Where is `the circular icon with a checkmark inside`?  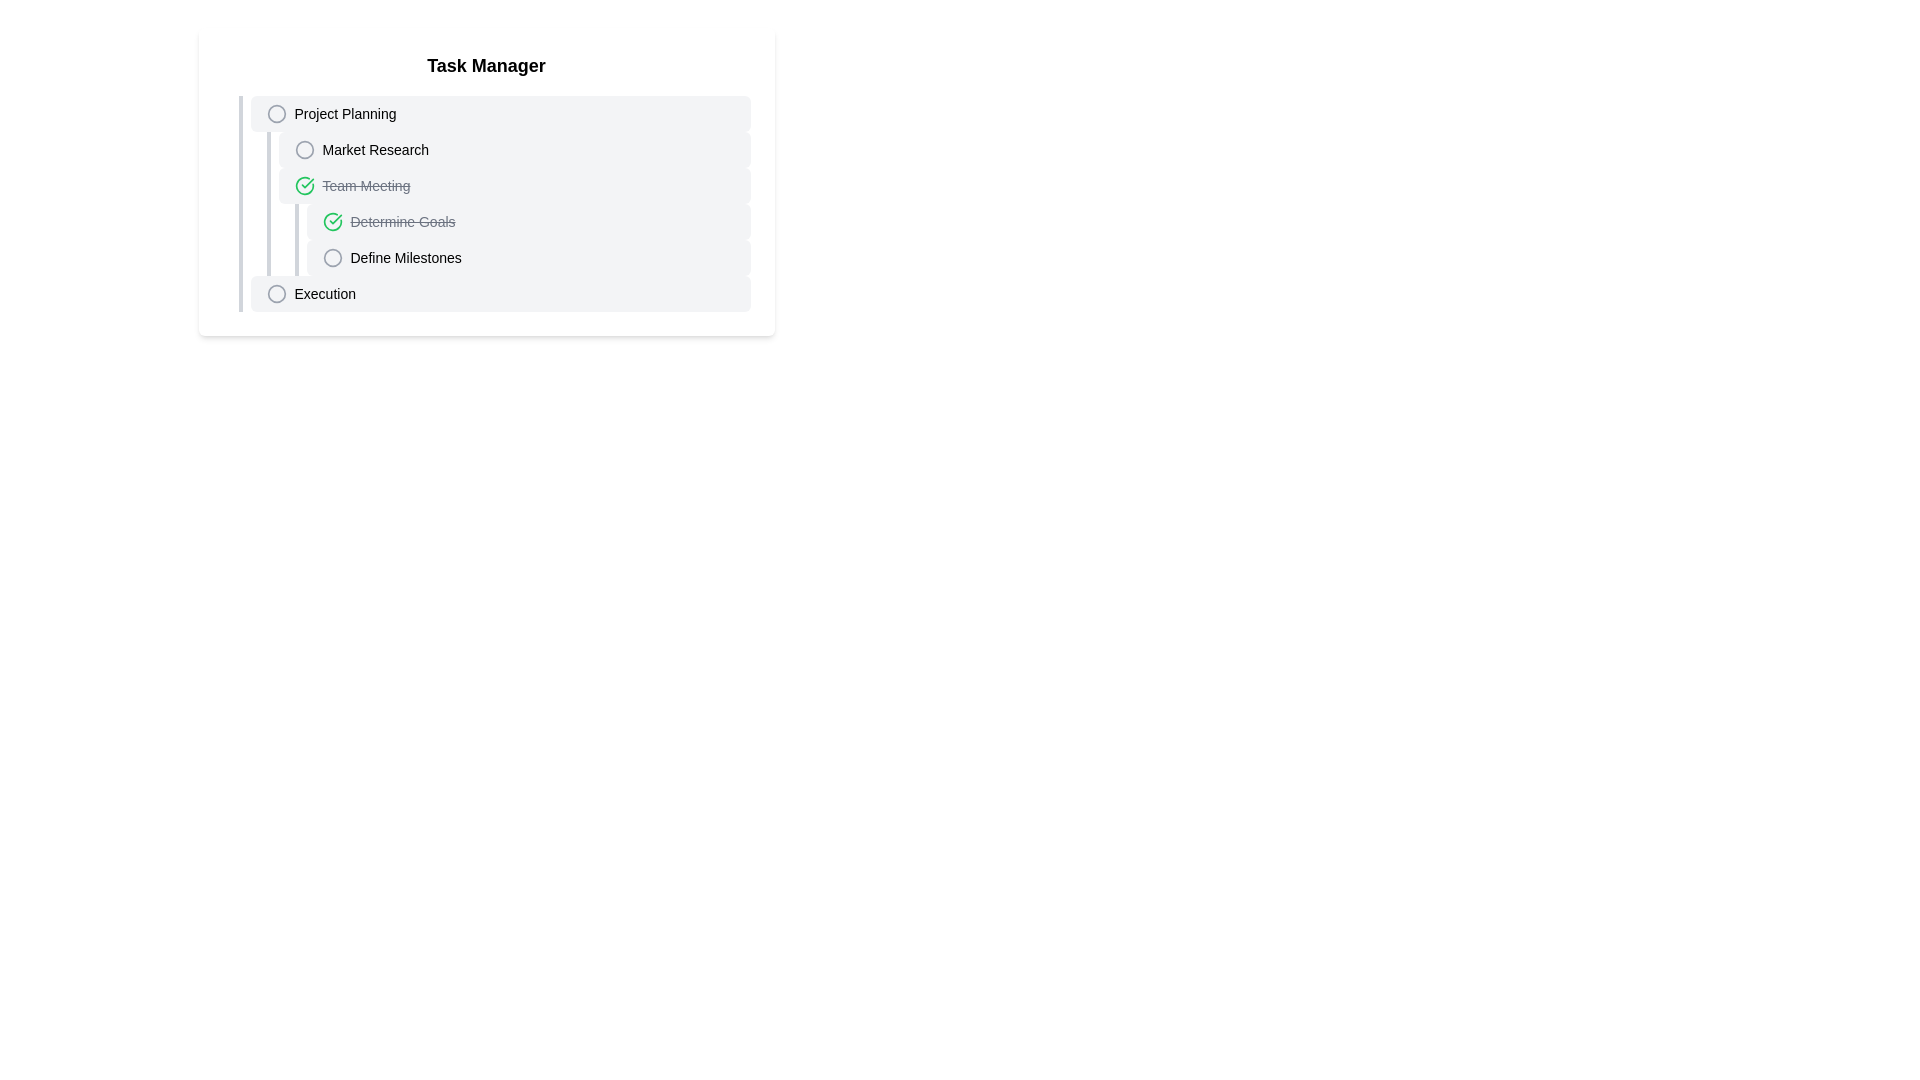
the circular icon with a checkmark inside is located at coordinates (303, 185).